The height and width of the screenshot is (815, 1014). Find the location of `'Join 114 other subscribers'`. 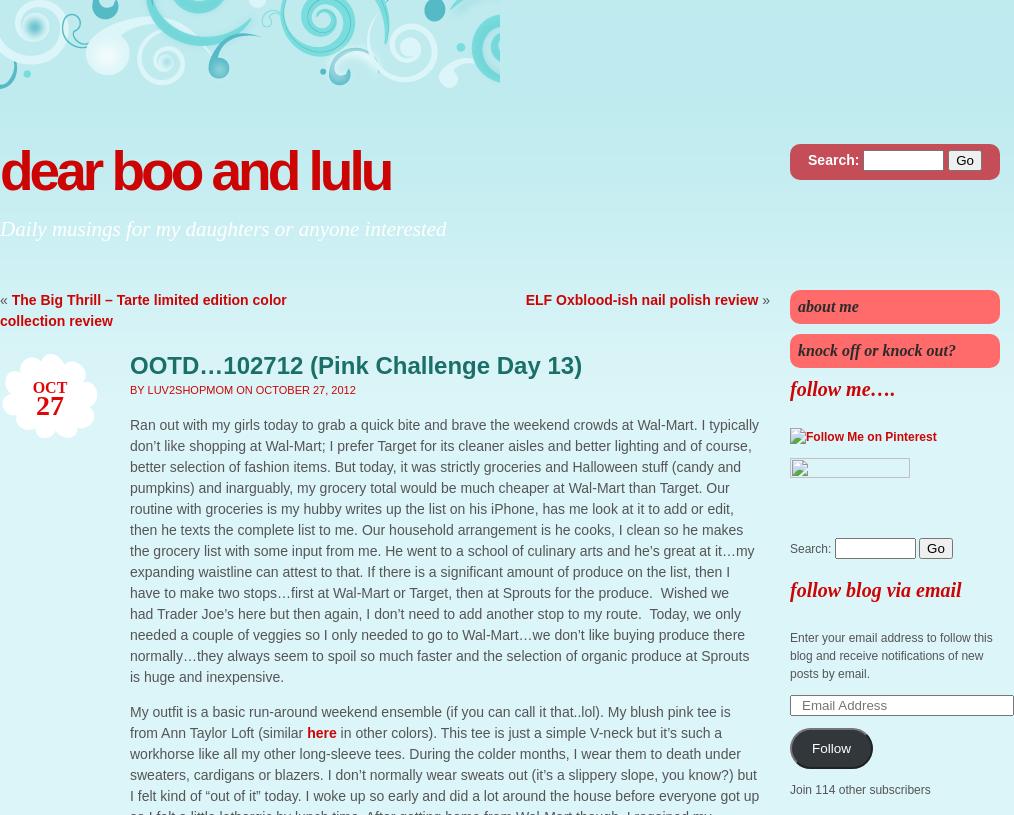

'Join 114 other subscribers' is located at coordinates (858, 789).